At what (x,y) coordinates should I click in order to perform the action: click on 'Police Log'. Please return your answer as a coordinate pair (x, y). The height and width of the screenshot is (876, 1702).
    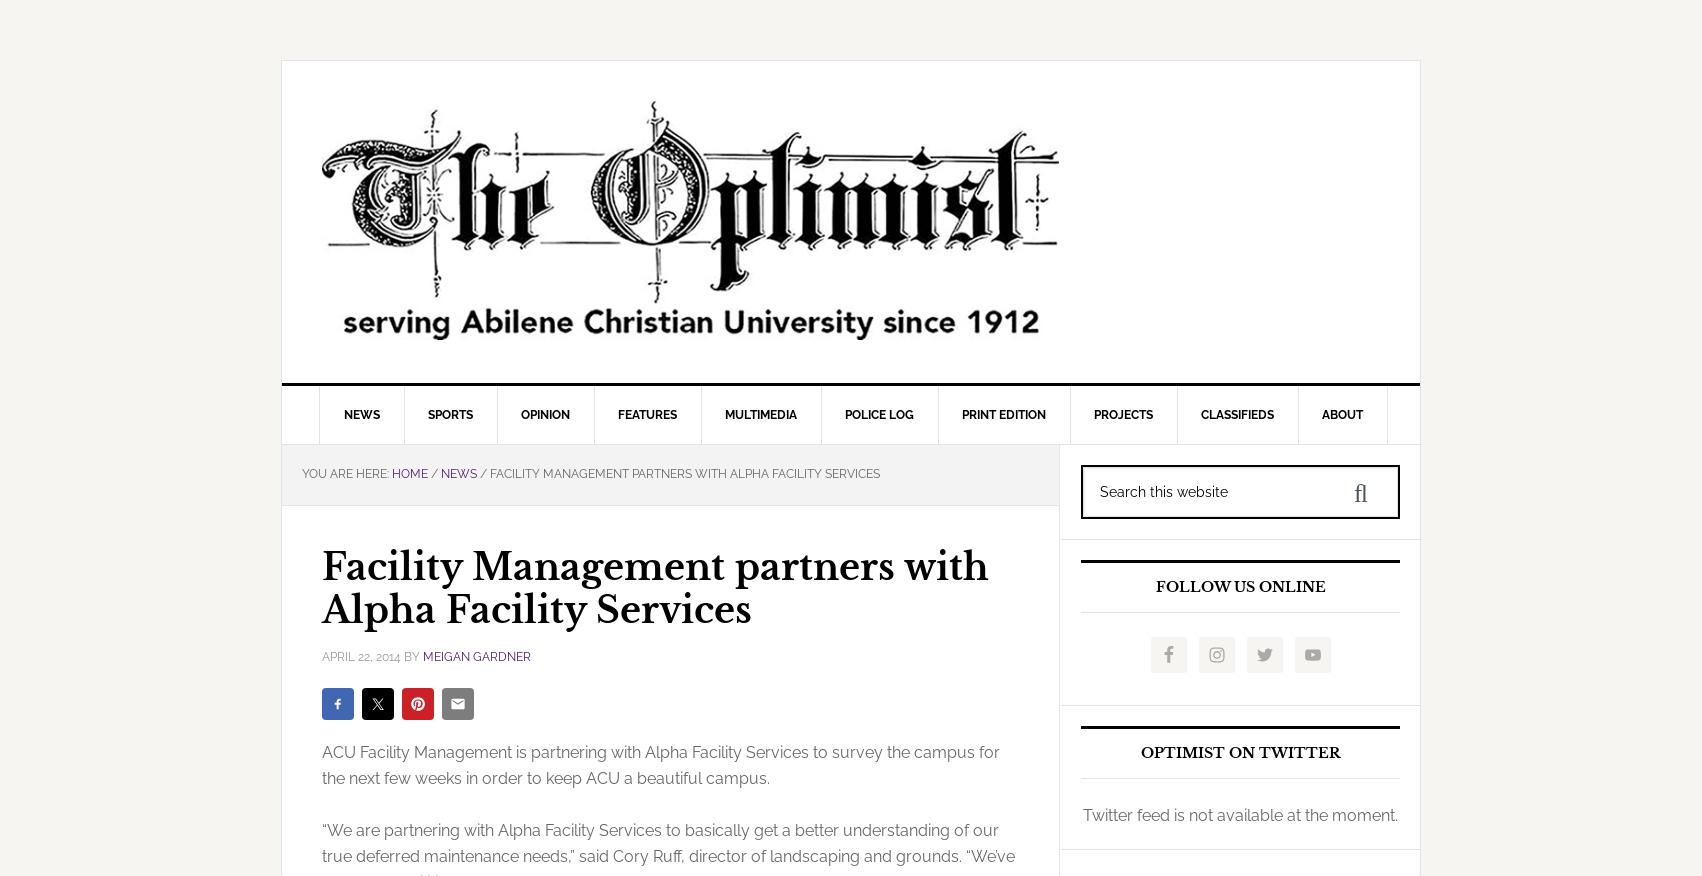
    Looking at the image, I should click on (878, 414).